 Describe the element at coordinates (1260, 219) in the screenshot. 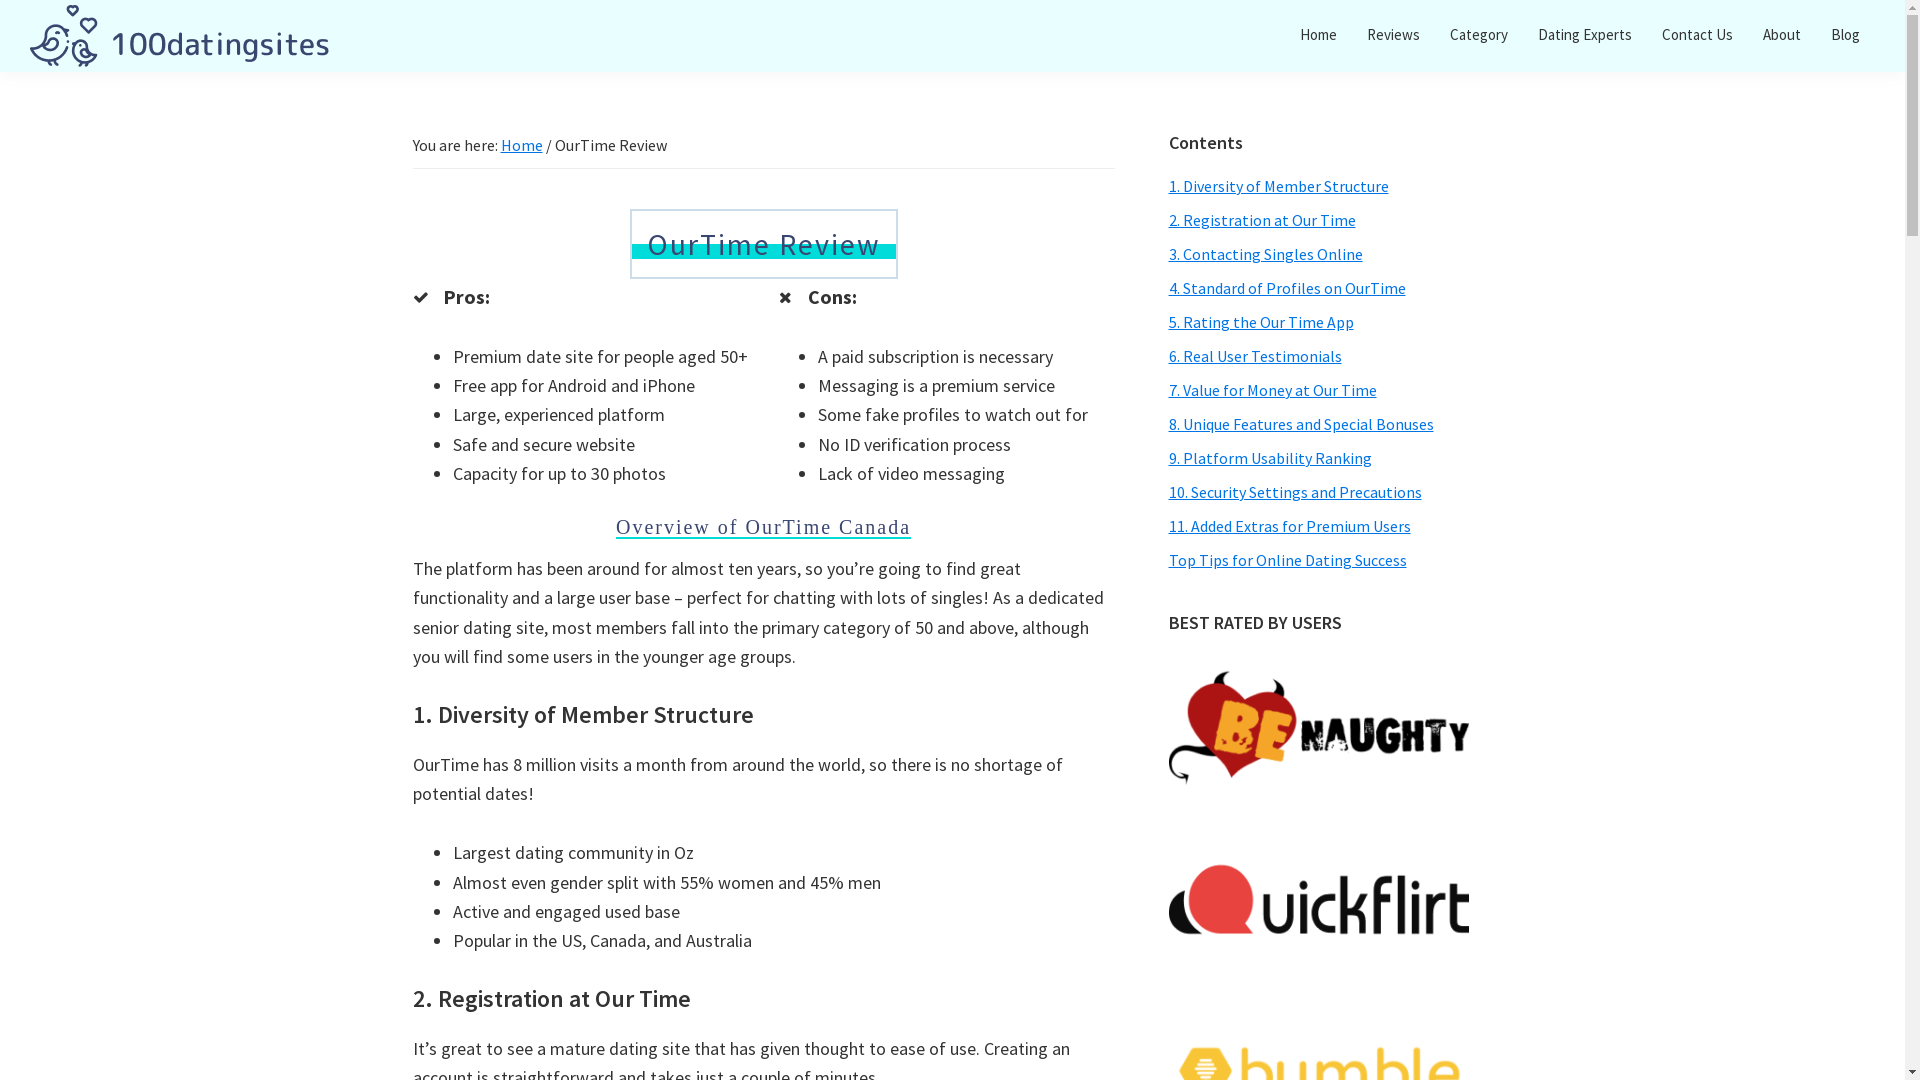

I see `'2. Registration at Our Time'` at that location.